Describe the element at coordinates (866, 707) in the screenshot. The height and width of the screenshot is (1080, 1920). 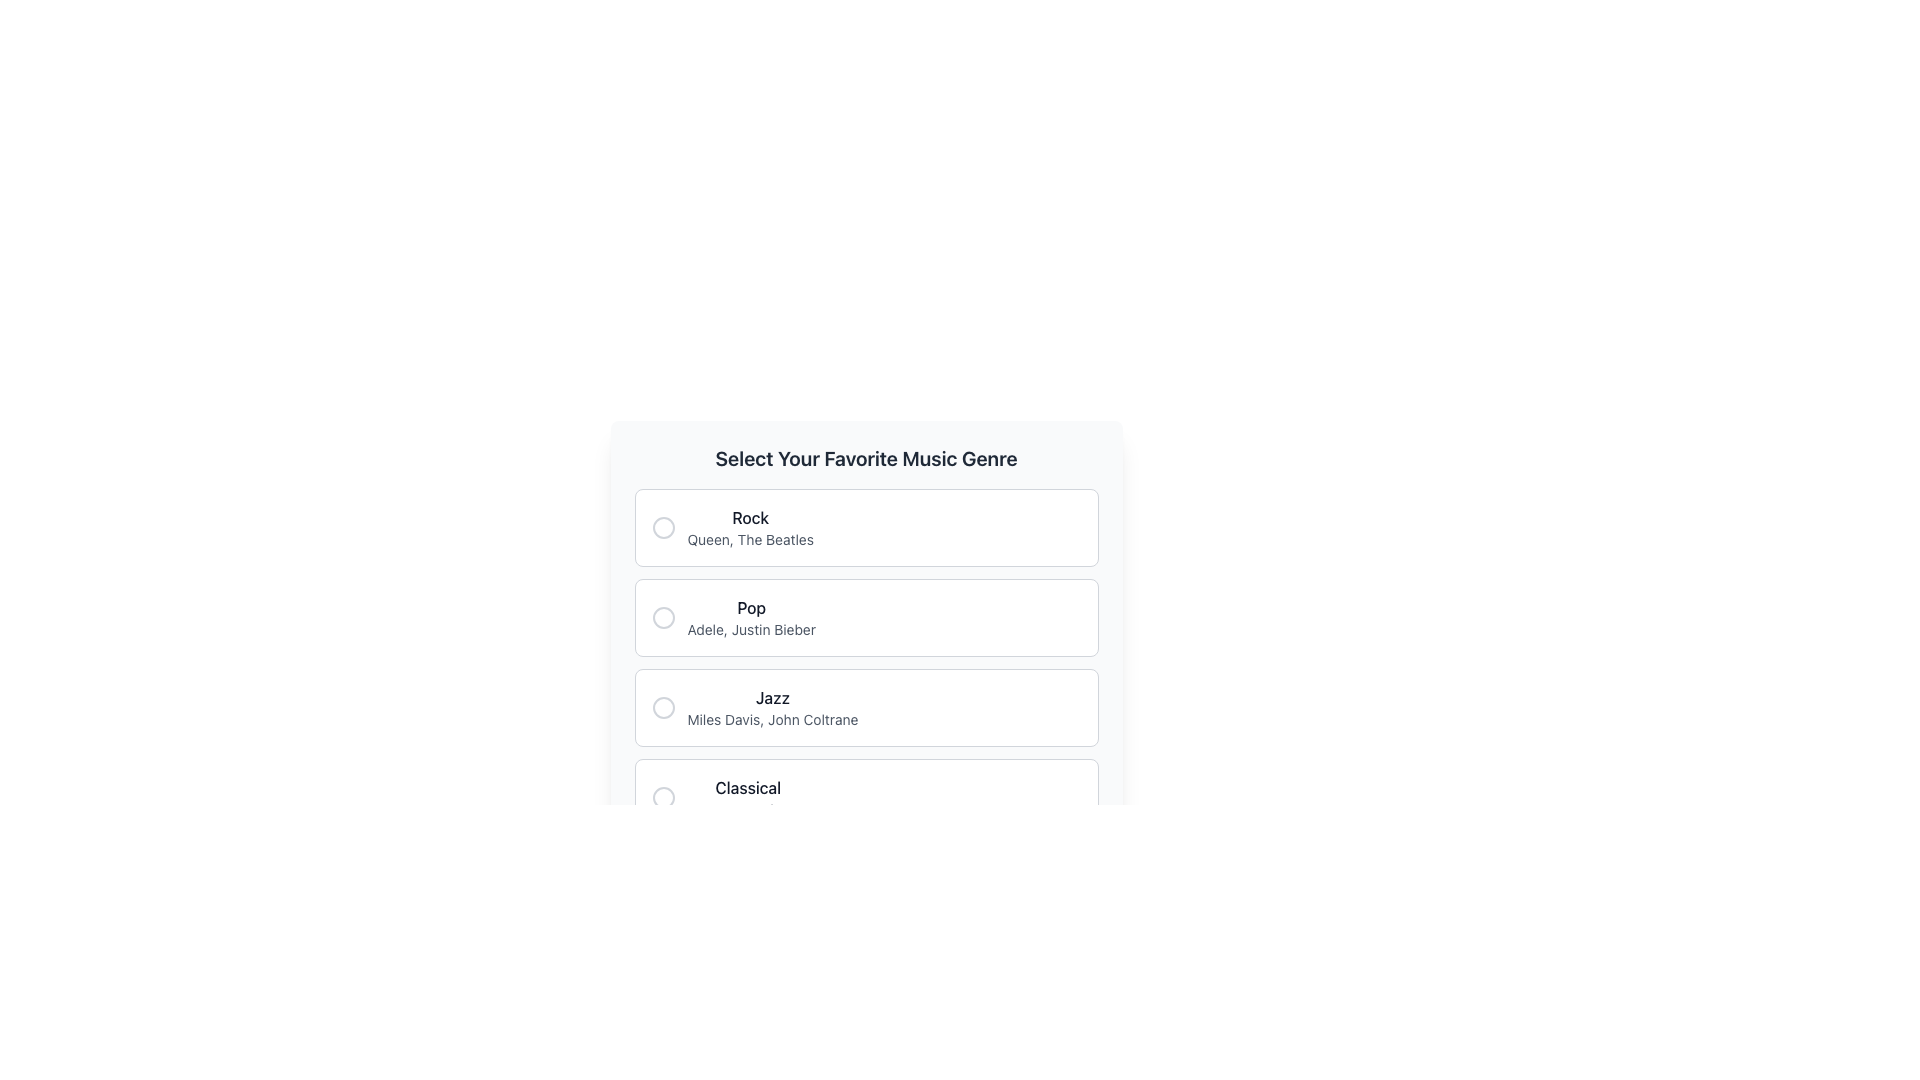
I see `the 'Jazz' music genre option in the selectable list, which is positioned between 'Pop' and 'Classical'` at that location.